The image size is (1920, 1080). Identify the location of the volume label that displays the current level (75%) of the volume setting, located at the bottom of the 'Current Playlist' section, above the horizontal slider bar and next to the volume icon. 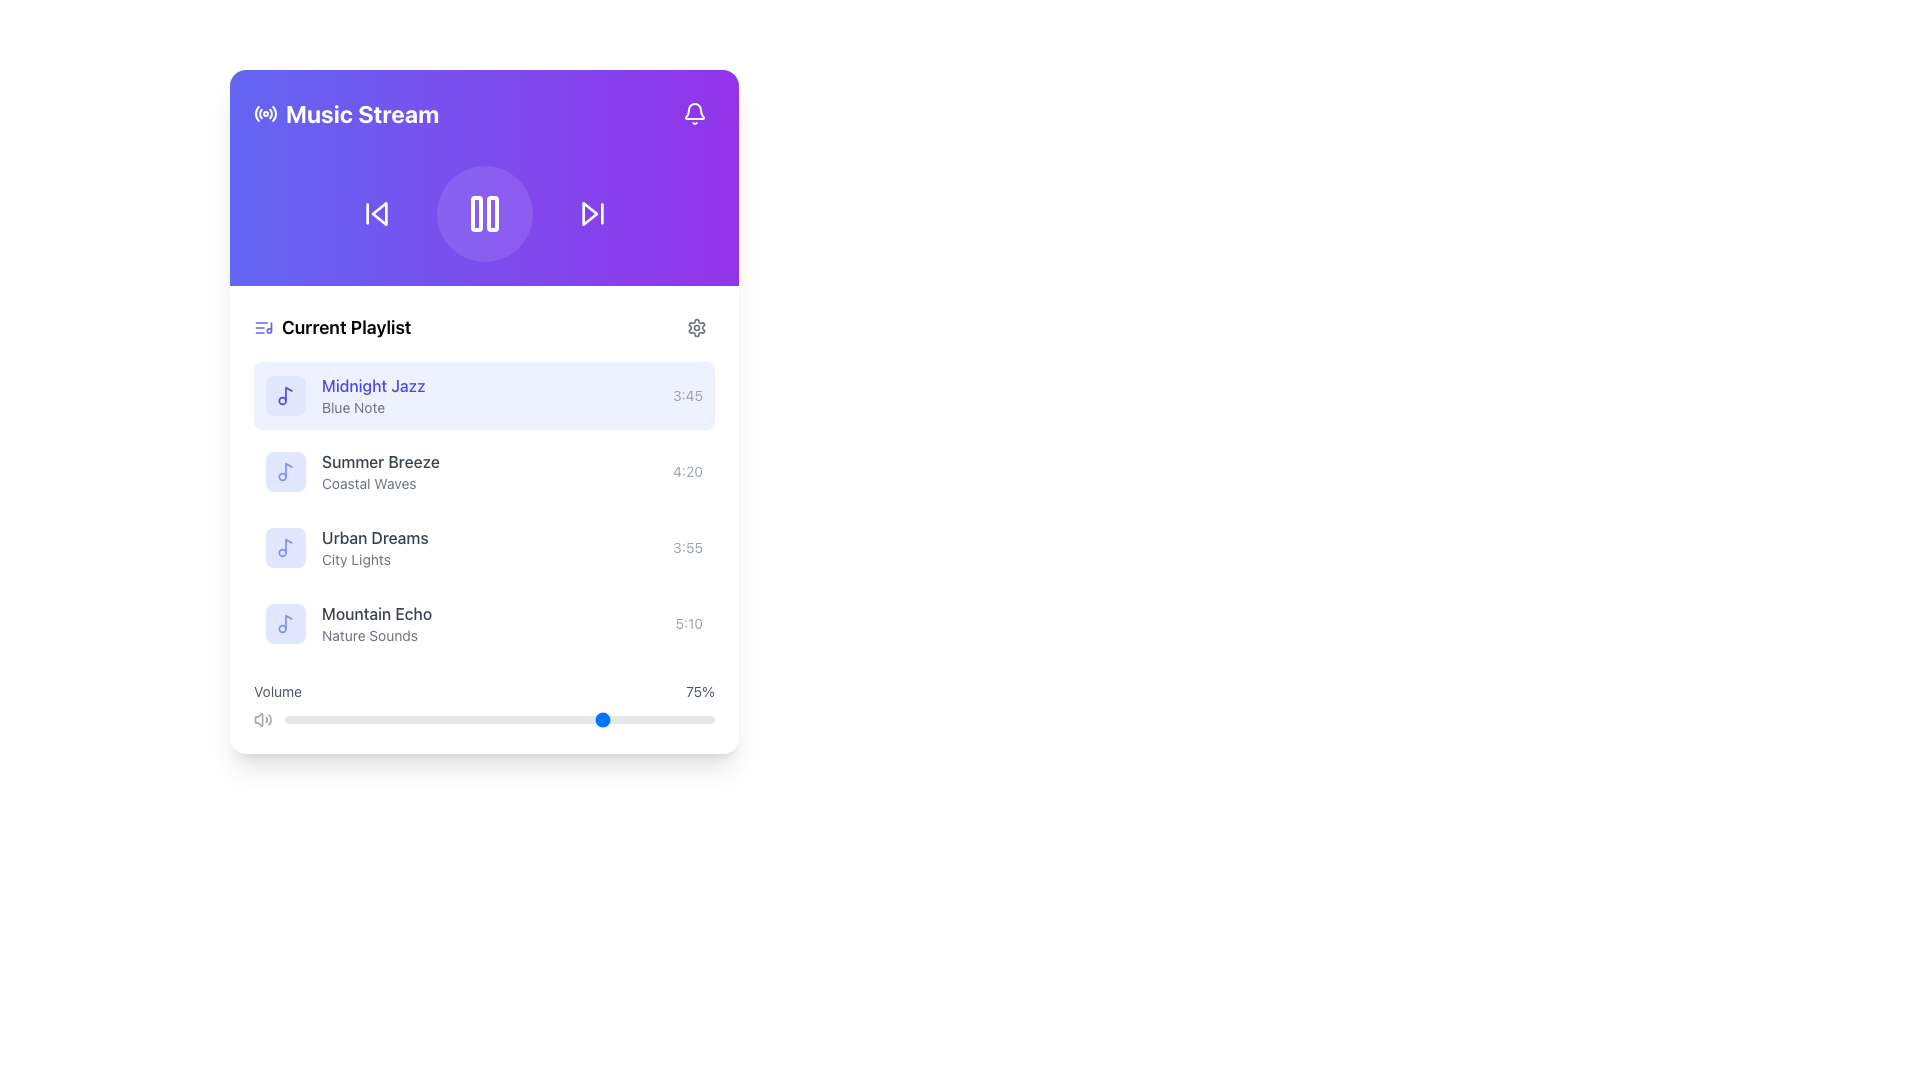
(484, 690).